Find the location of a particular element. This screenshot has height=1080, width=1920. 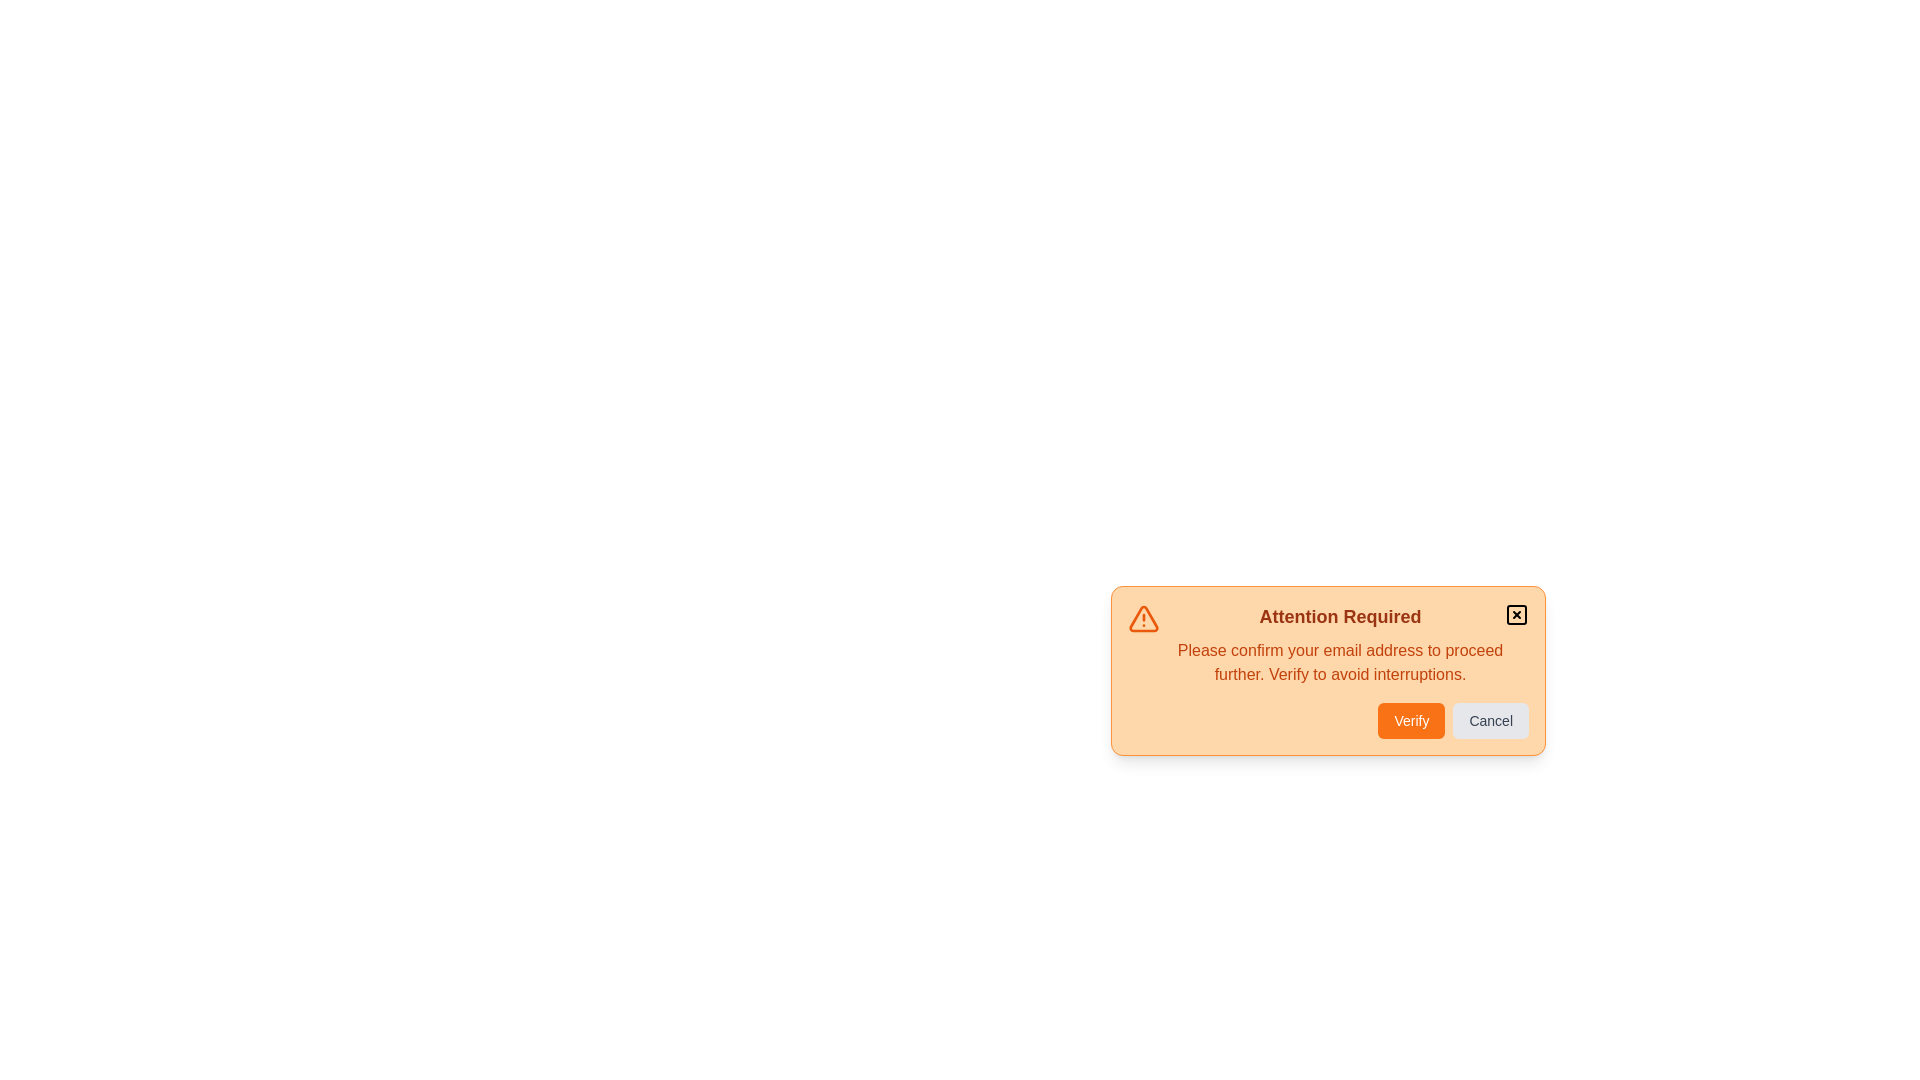

the close icon to dismiss the alert is located at coordinates (1516, 613).